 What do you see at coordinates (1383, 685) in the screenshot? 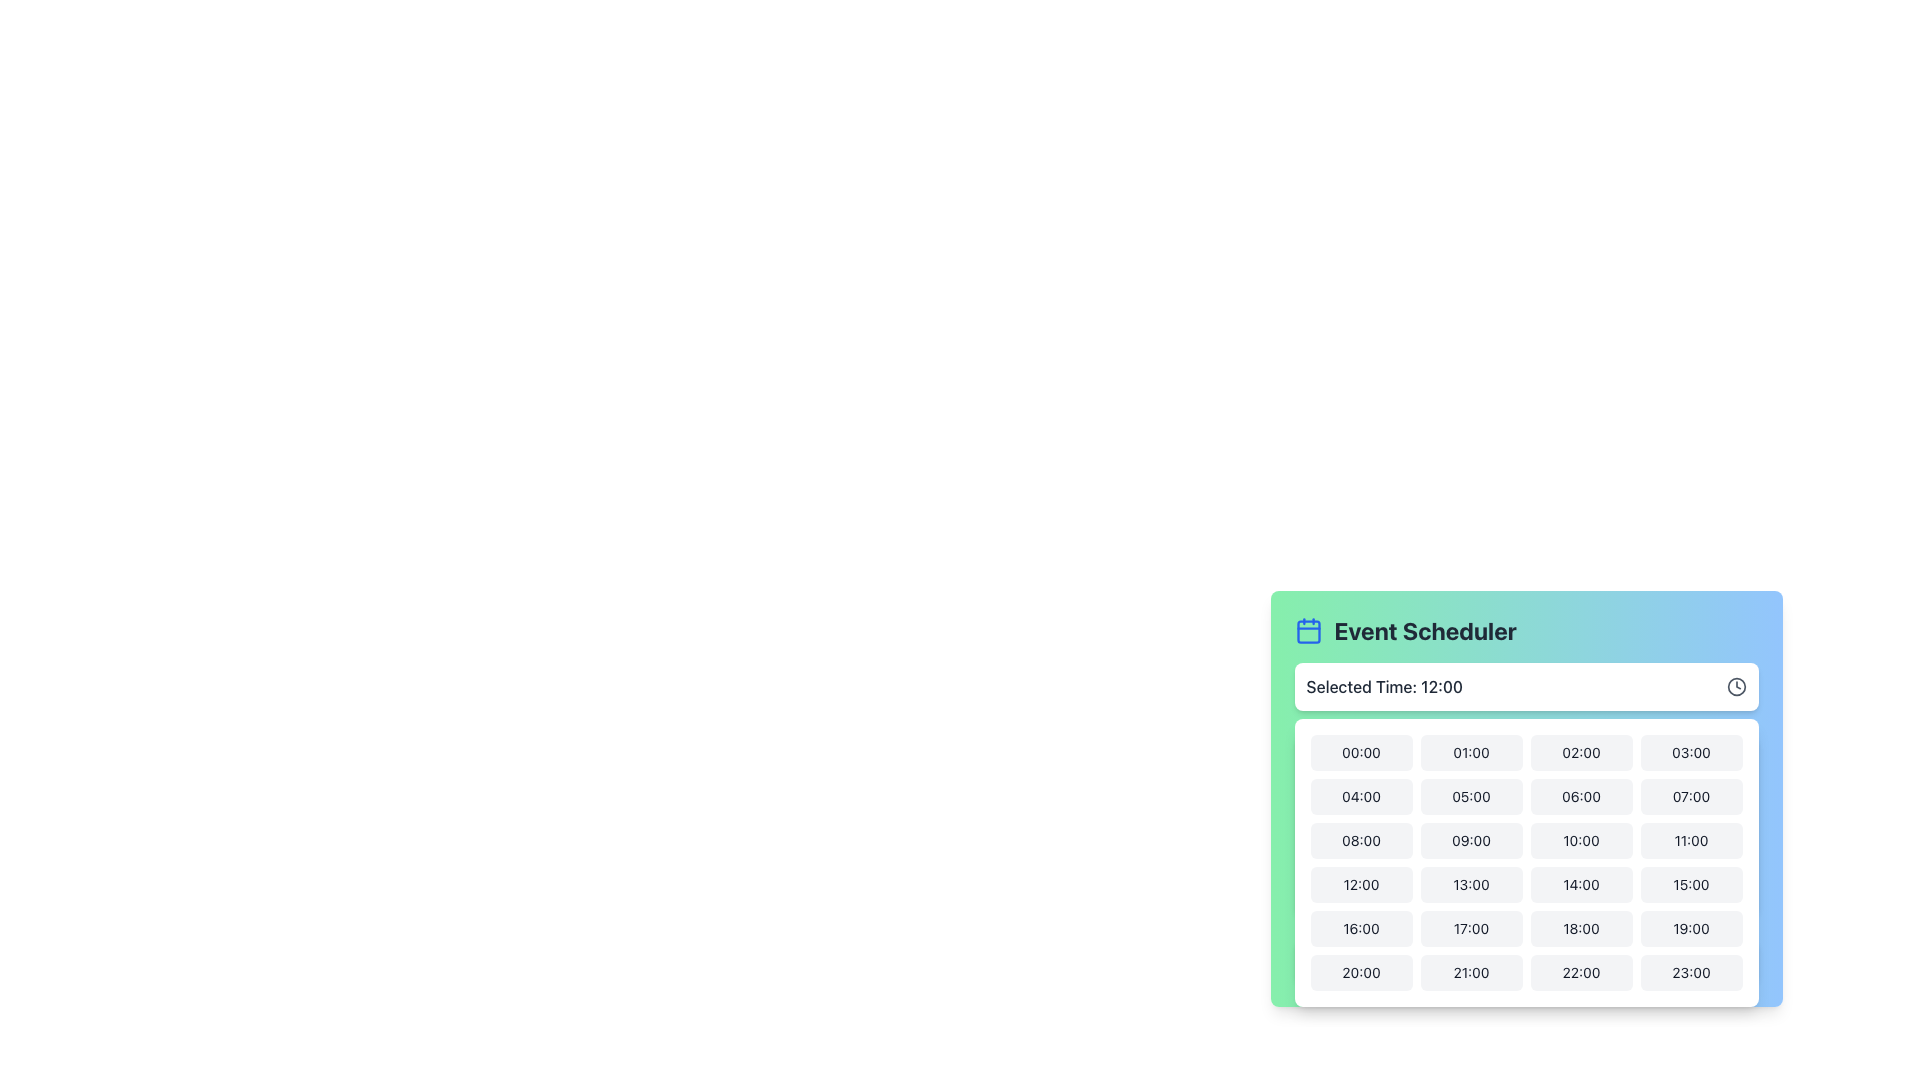
I see `the text label indicating the currently selected time within the scheduling interface, located to the left of the clock icon` at bounding box center [1383, 685].